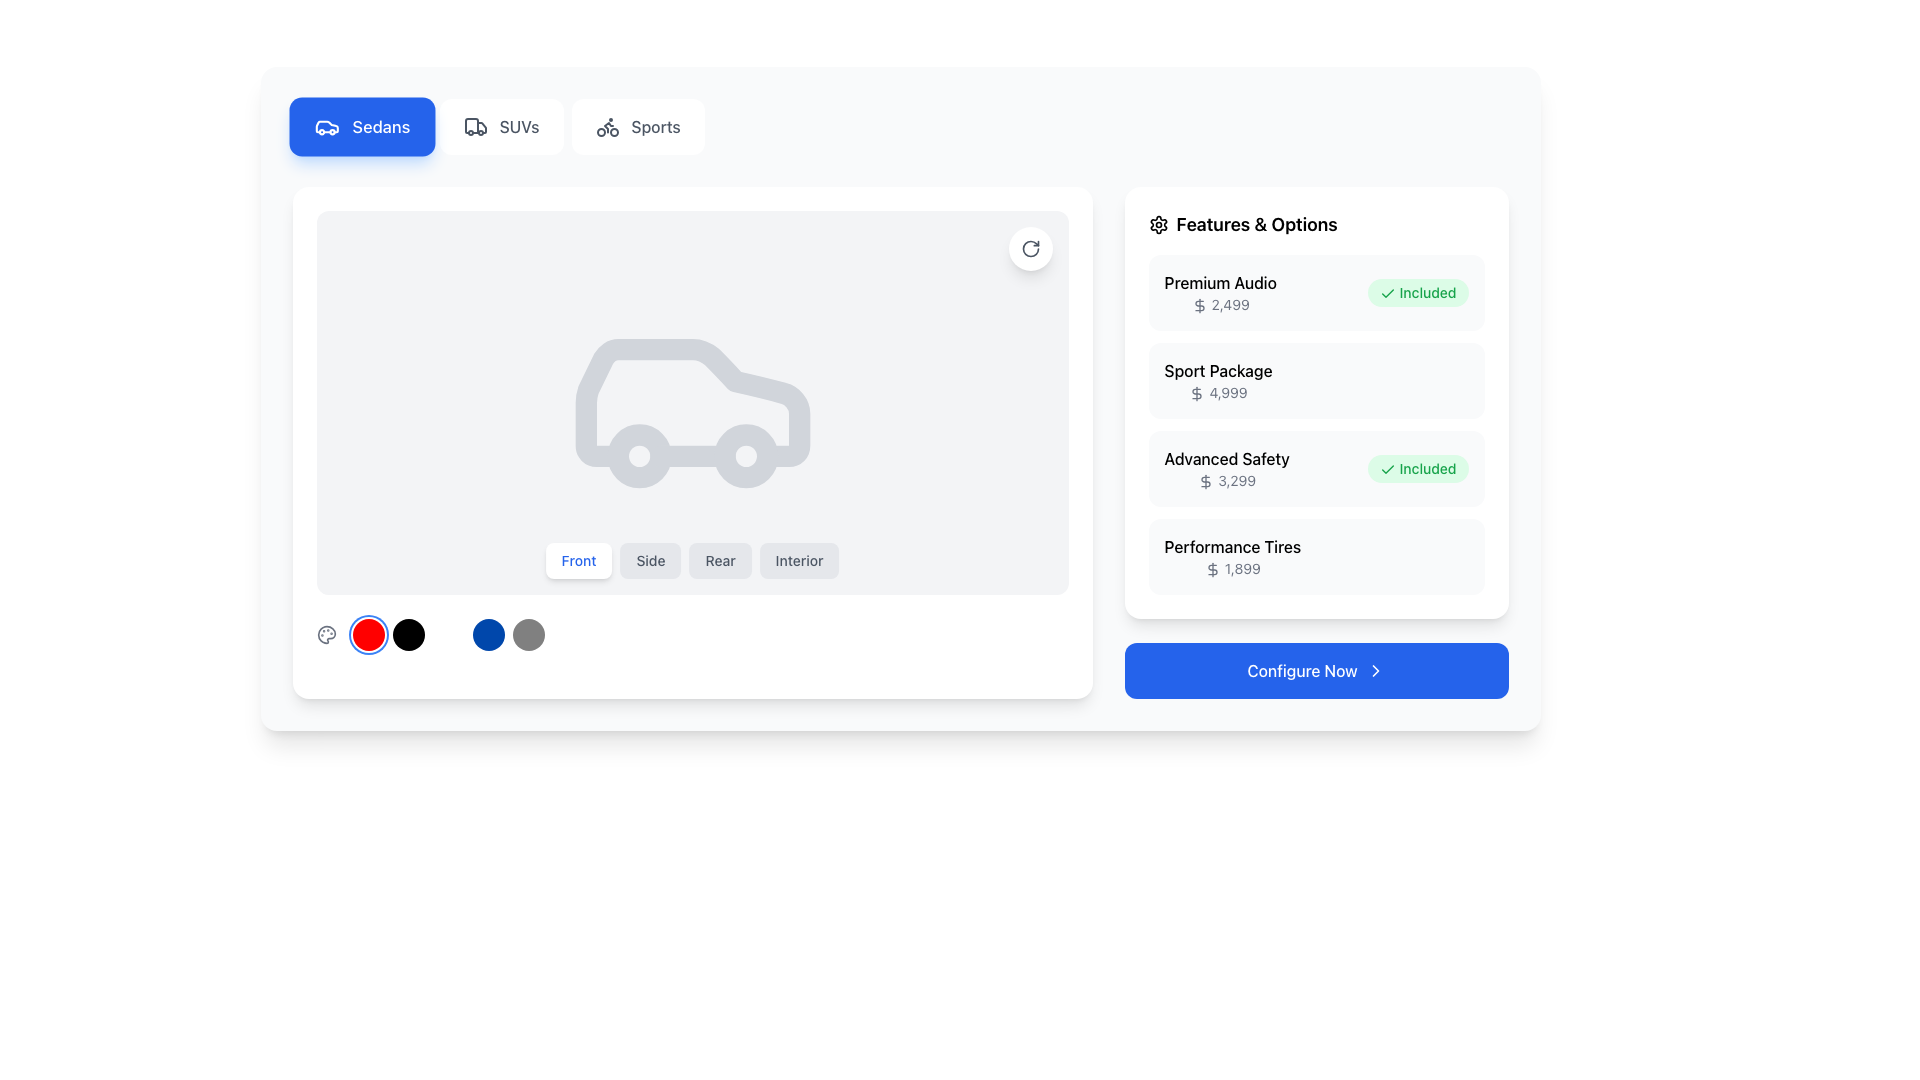 This screenshot has height=1080, width=1920. Describe the element at coordinates (1316, 442) in the screenshot. I see `the price '$3,299' displayed in the 'Advanced Safety' section located in the 'Features & Options' area for more details` at that location.